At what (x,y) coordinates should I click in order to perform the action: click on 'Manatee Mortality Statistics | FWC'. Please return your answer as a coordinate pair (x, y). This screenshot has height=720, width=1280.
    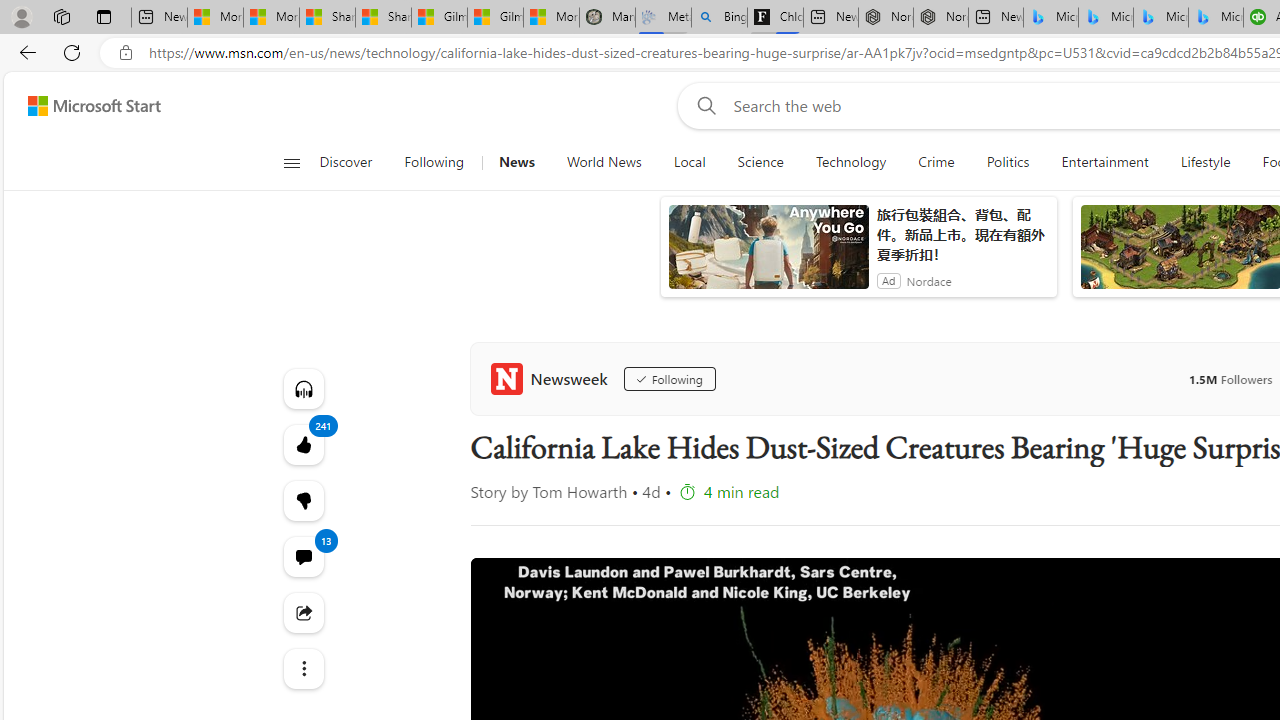
    Looking at the image, I should click on (606, 17).